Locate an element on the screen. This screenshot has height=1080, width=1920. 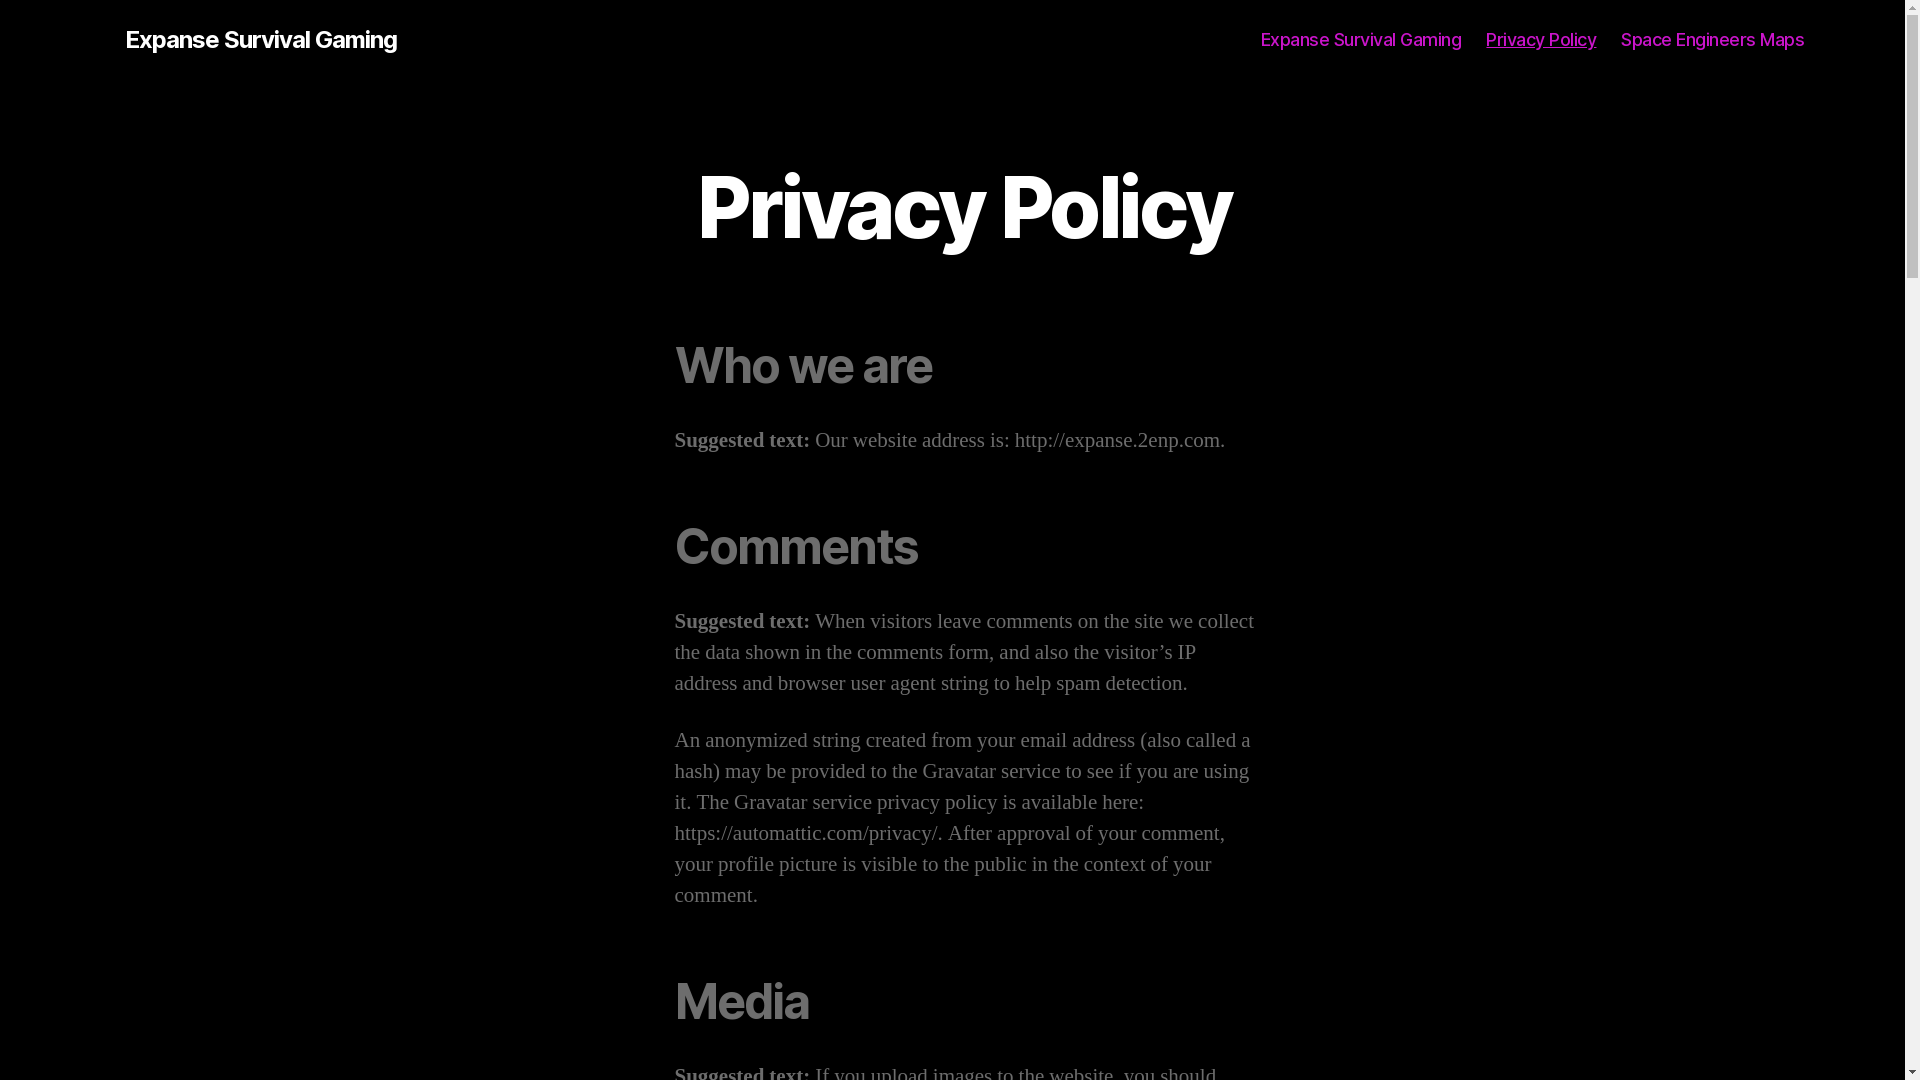
'Privacy Policy' is located at coordinates (1486, 39).